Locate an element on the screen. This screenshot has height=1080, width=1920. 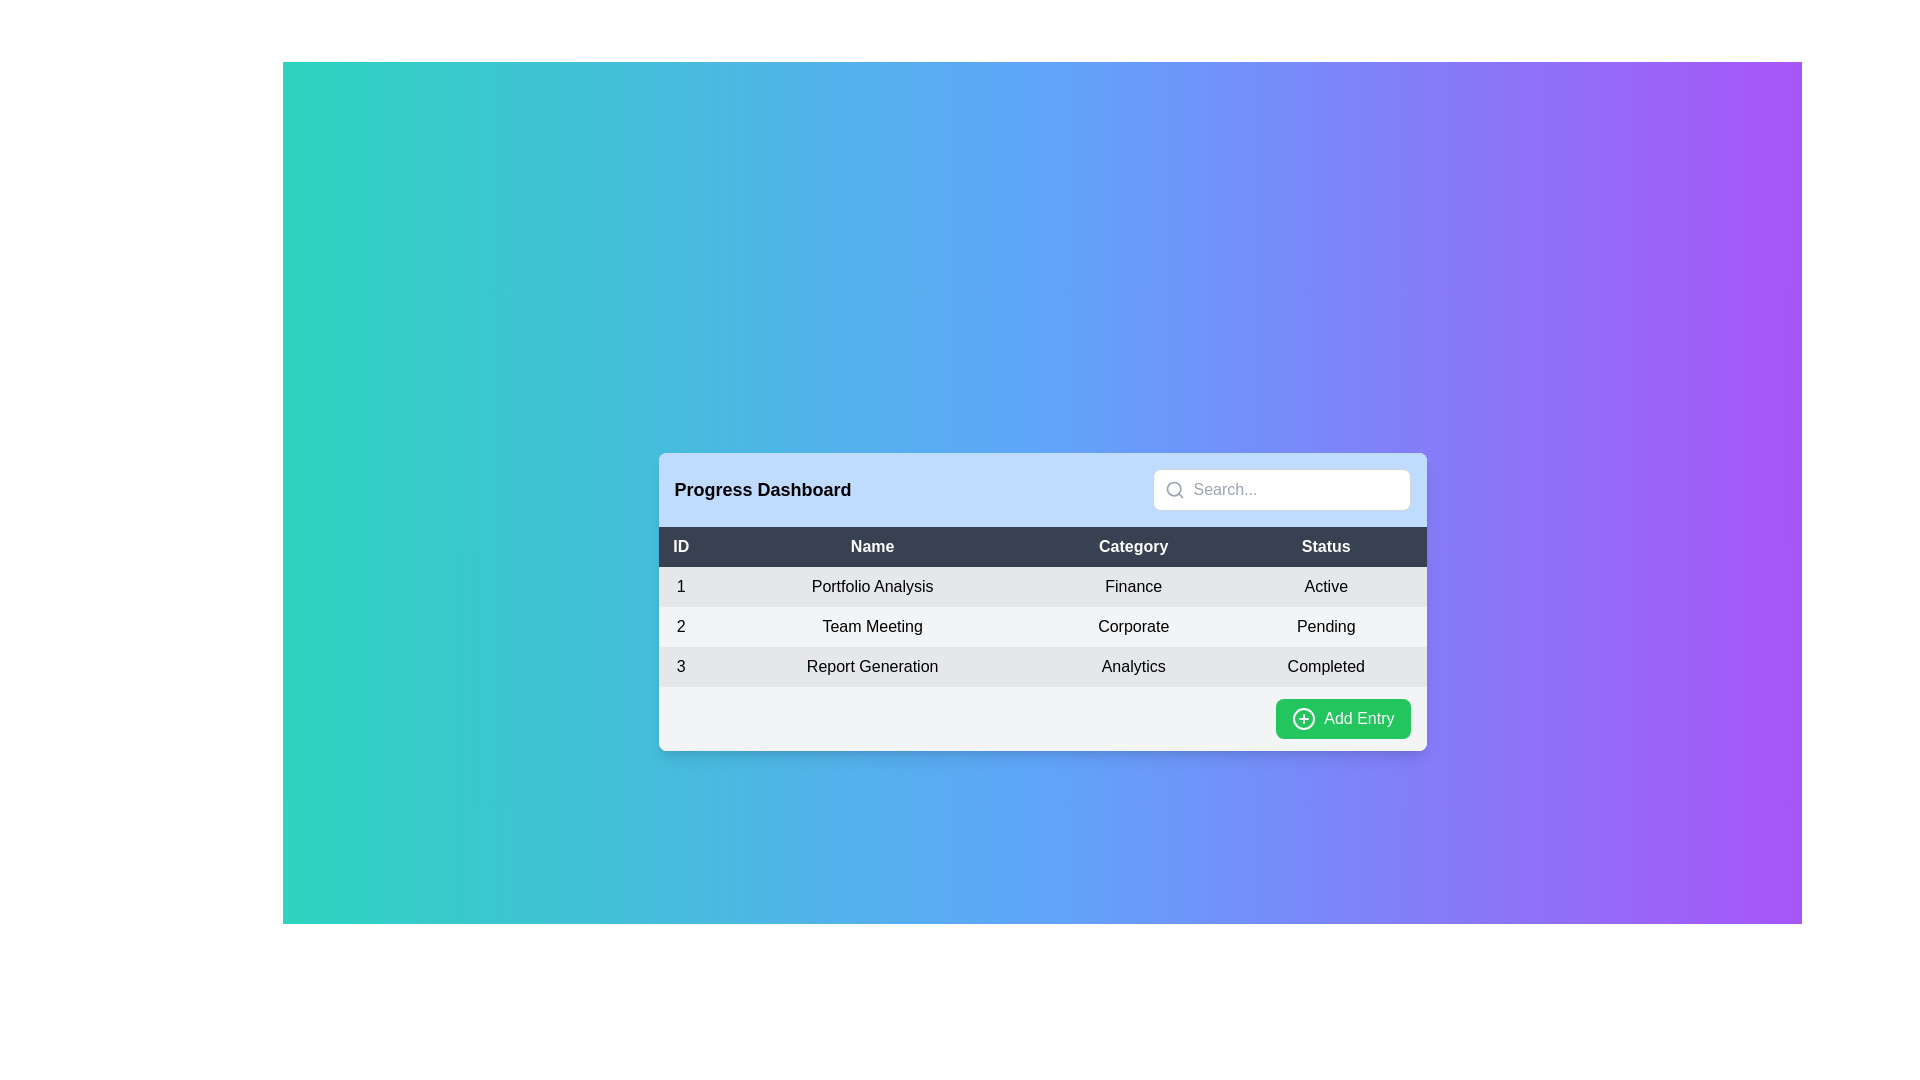
the static text header labeled 'ID', which is styled in white font on a dark blue background, located at the leftmost position in the header row of a table is located at coordinates (681, 547).